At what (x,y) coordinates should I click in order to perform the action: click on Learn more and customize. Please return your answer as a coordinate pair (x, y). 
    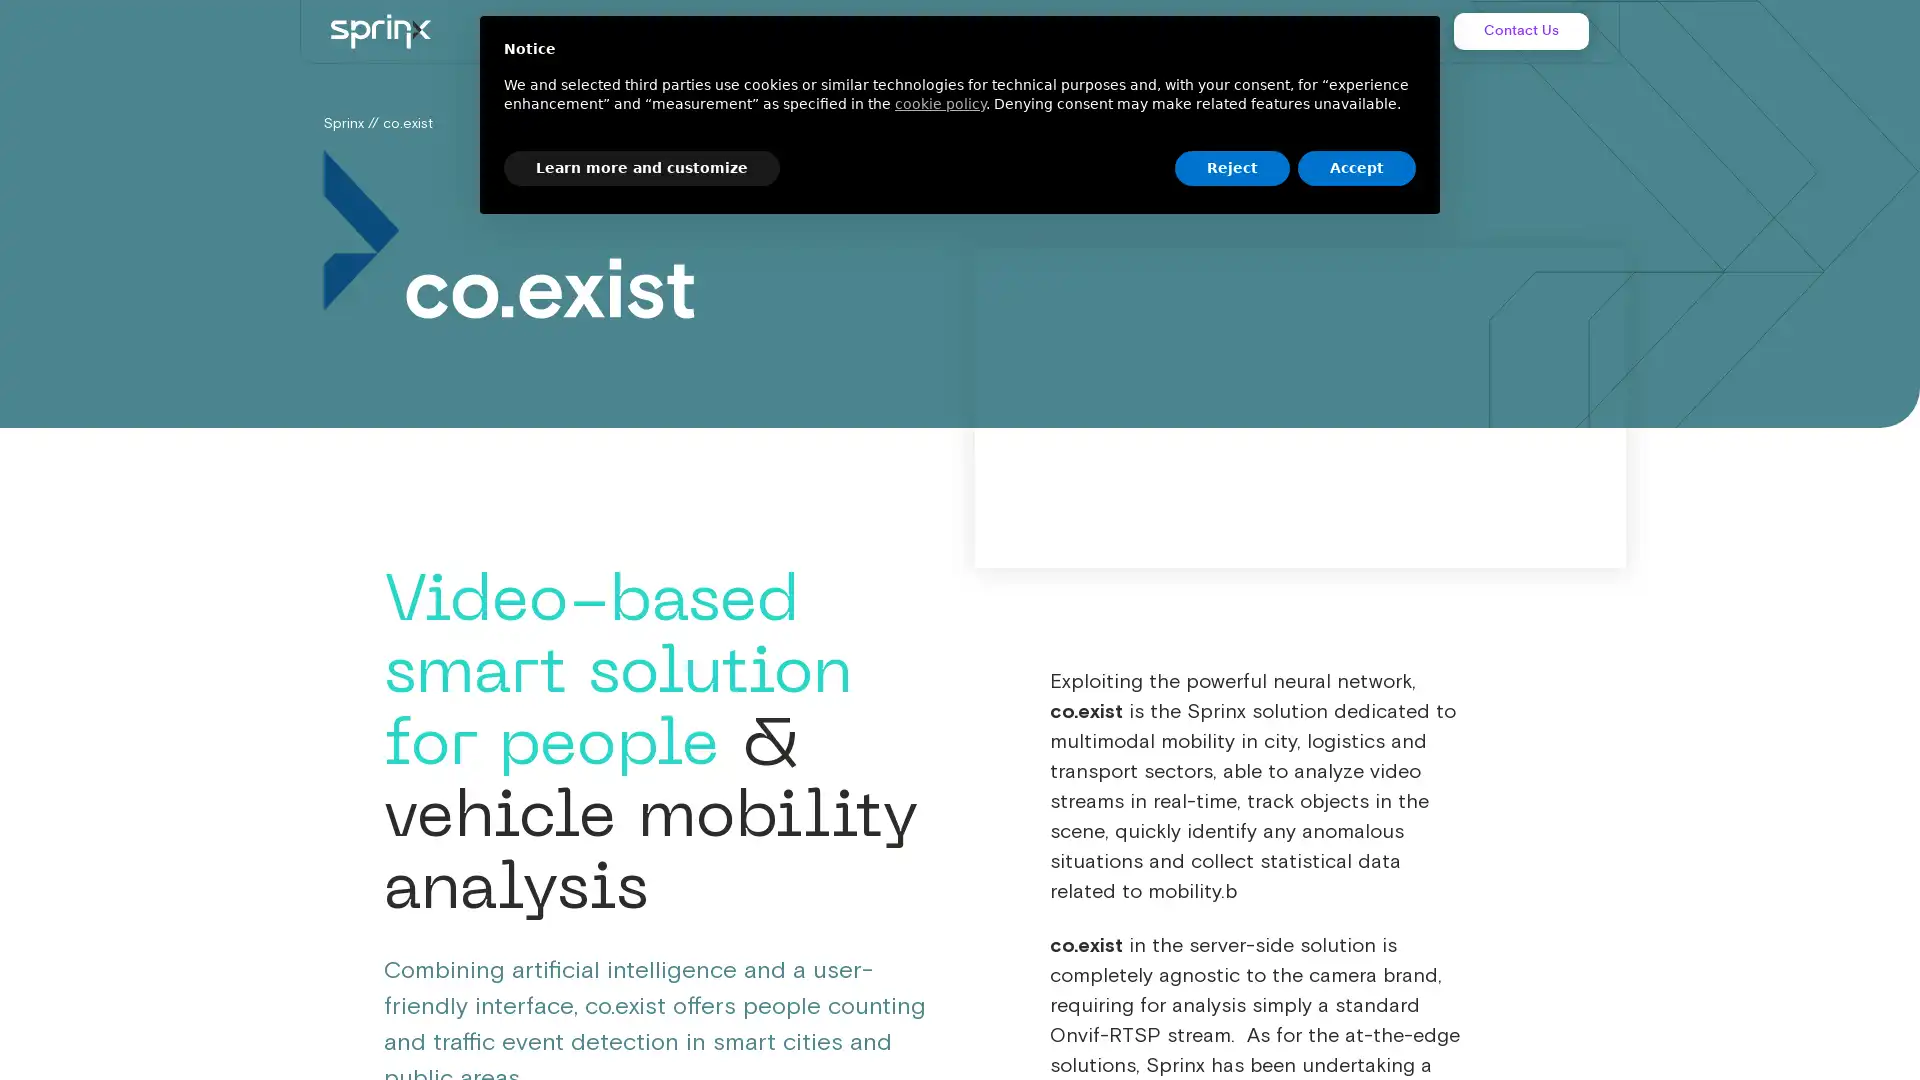
    Looking at the image, I should click on (642, 167).